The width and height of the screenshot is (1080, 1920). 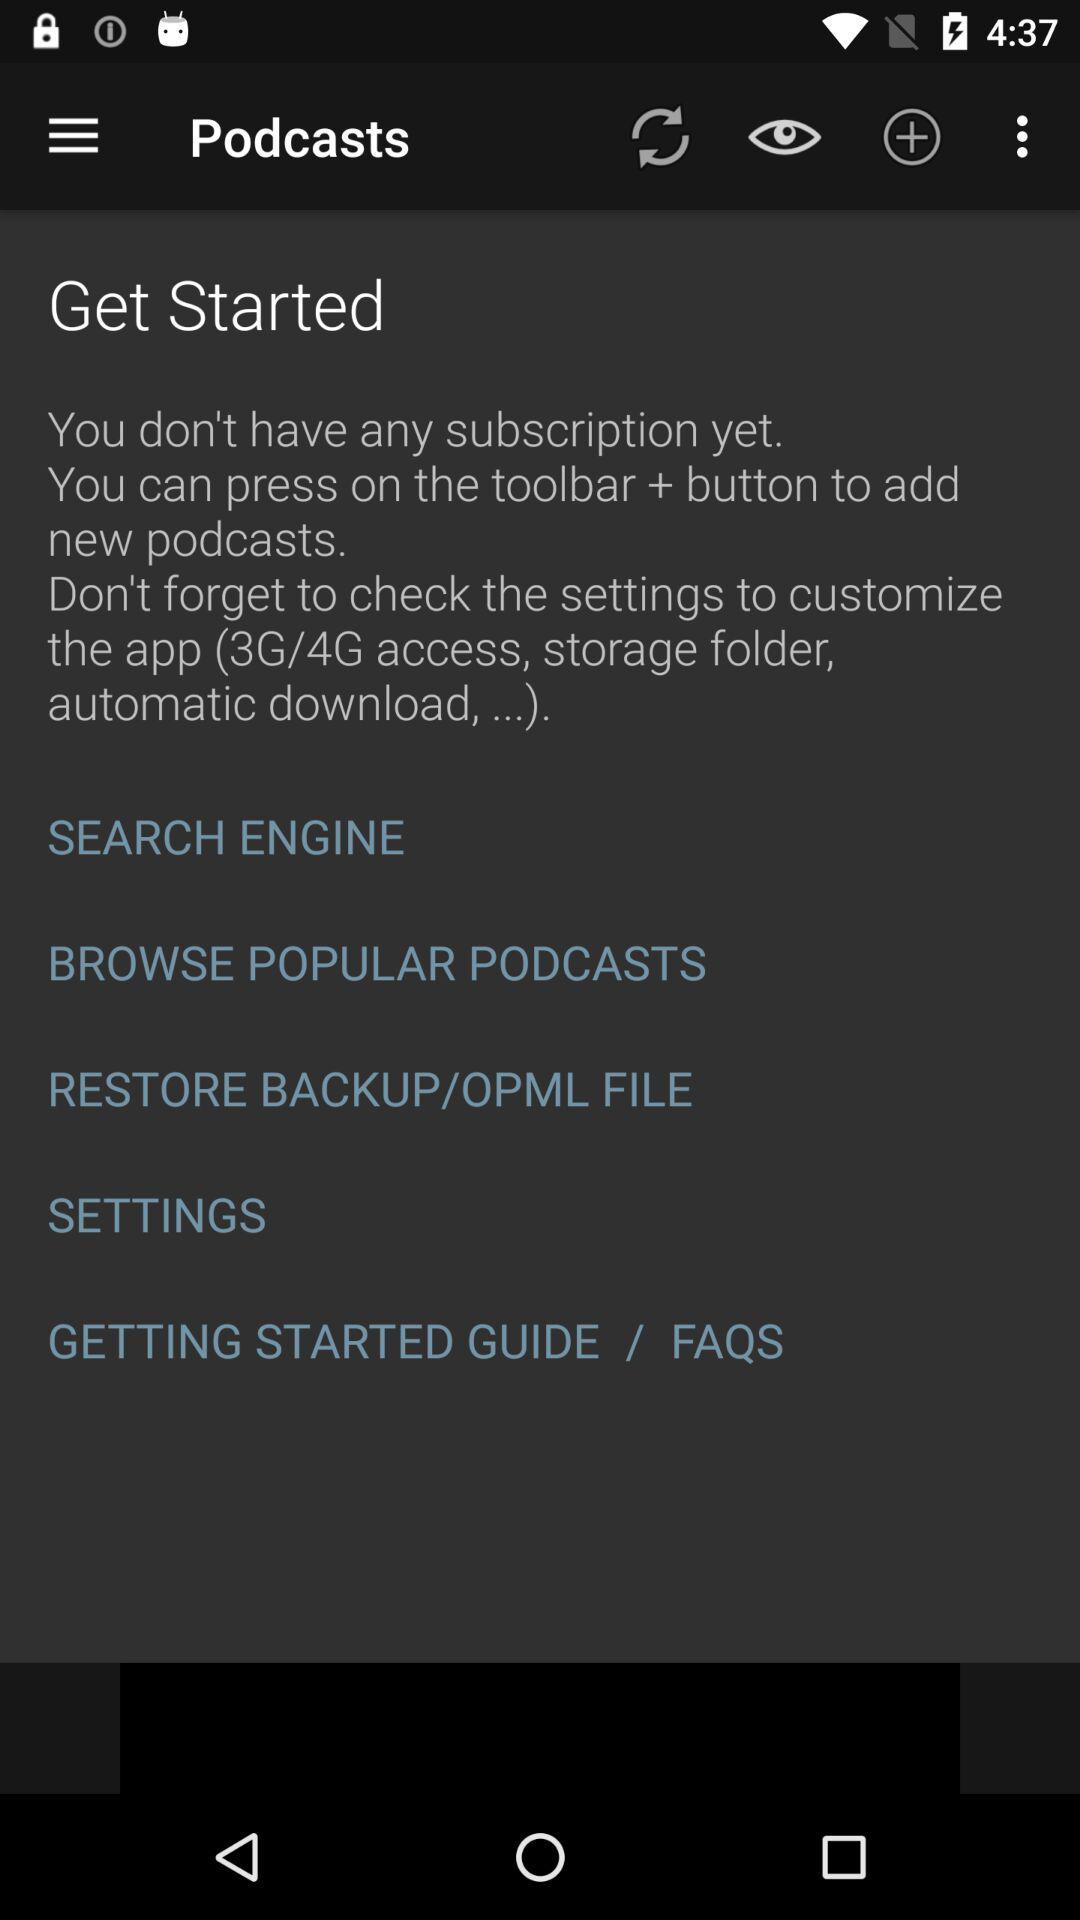 I want to click on icon at the bottom left corner, so click(x=322, y=1340).